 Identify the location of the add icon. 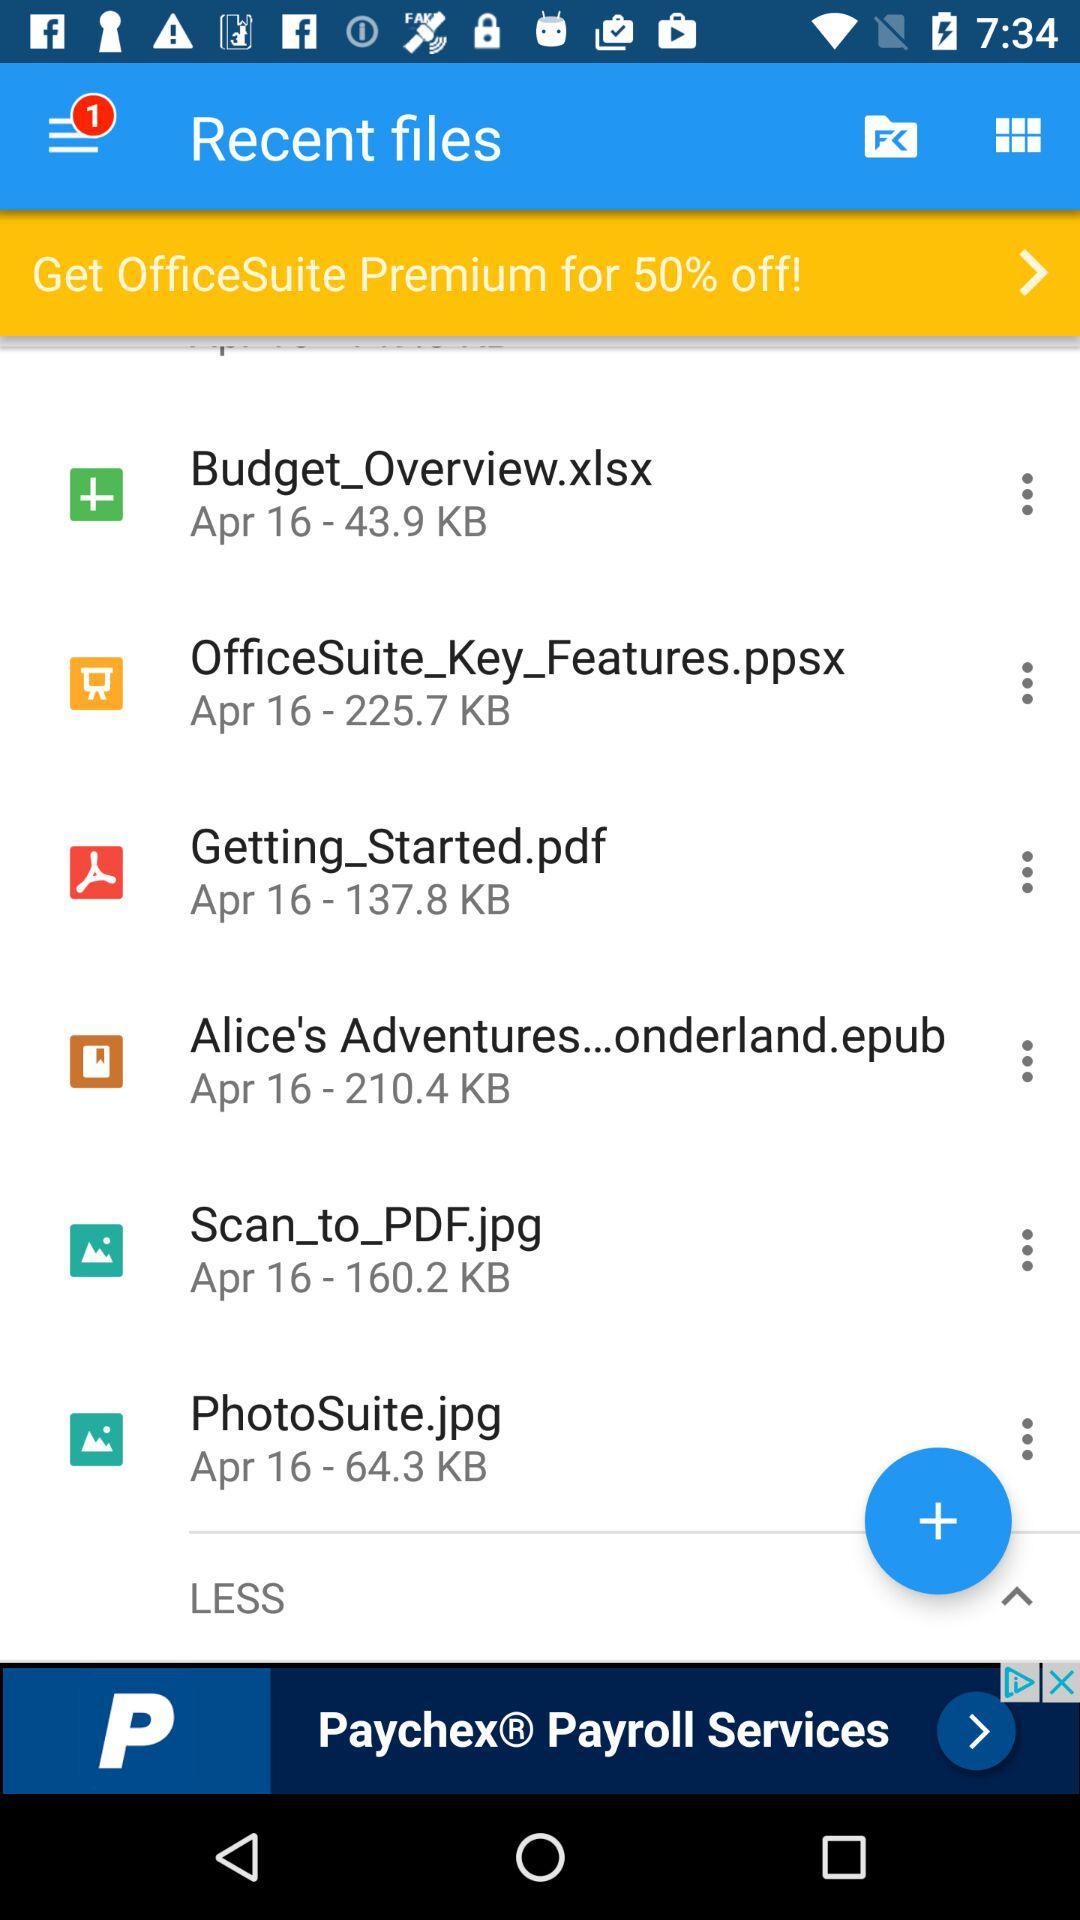
(938, 1520).